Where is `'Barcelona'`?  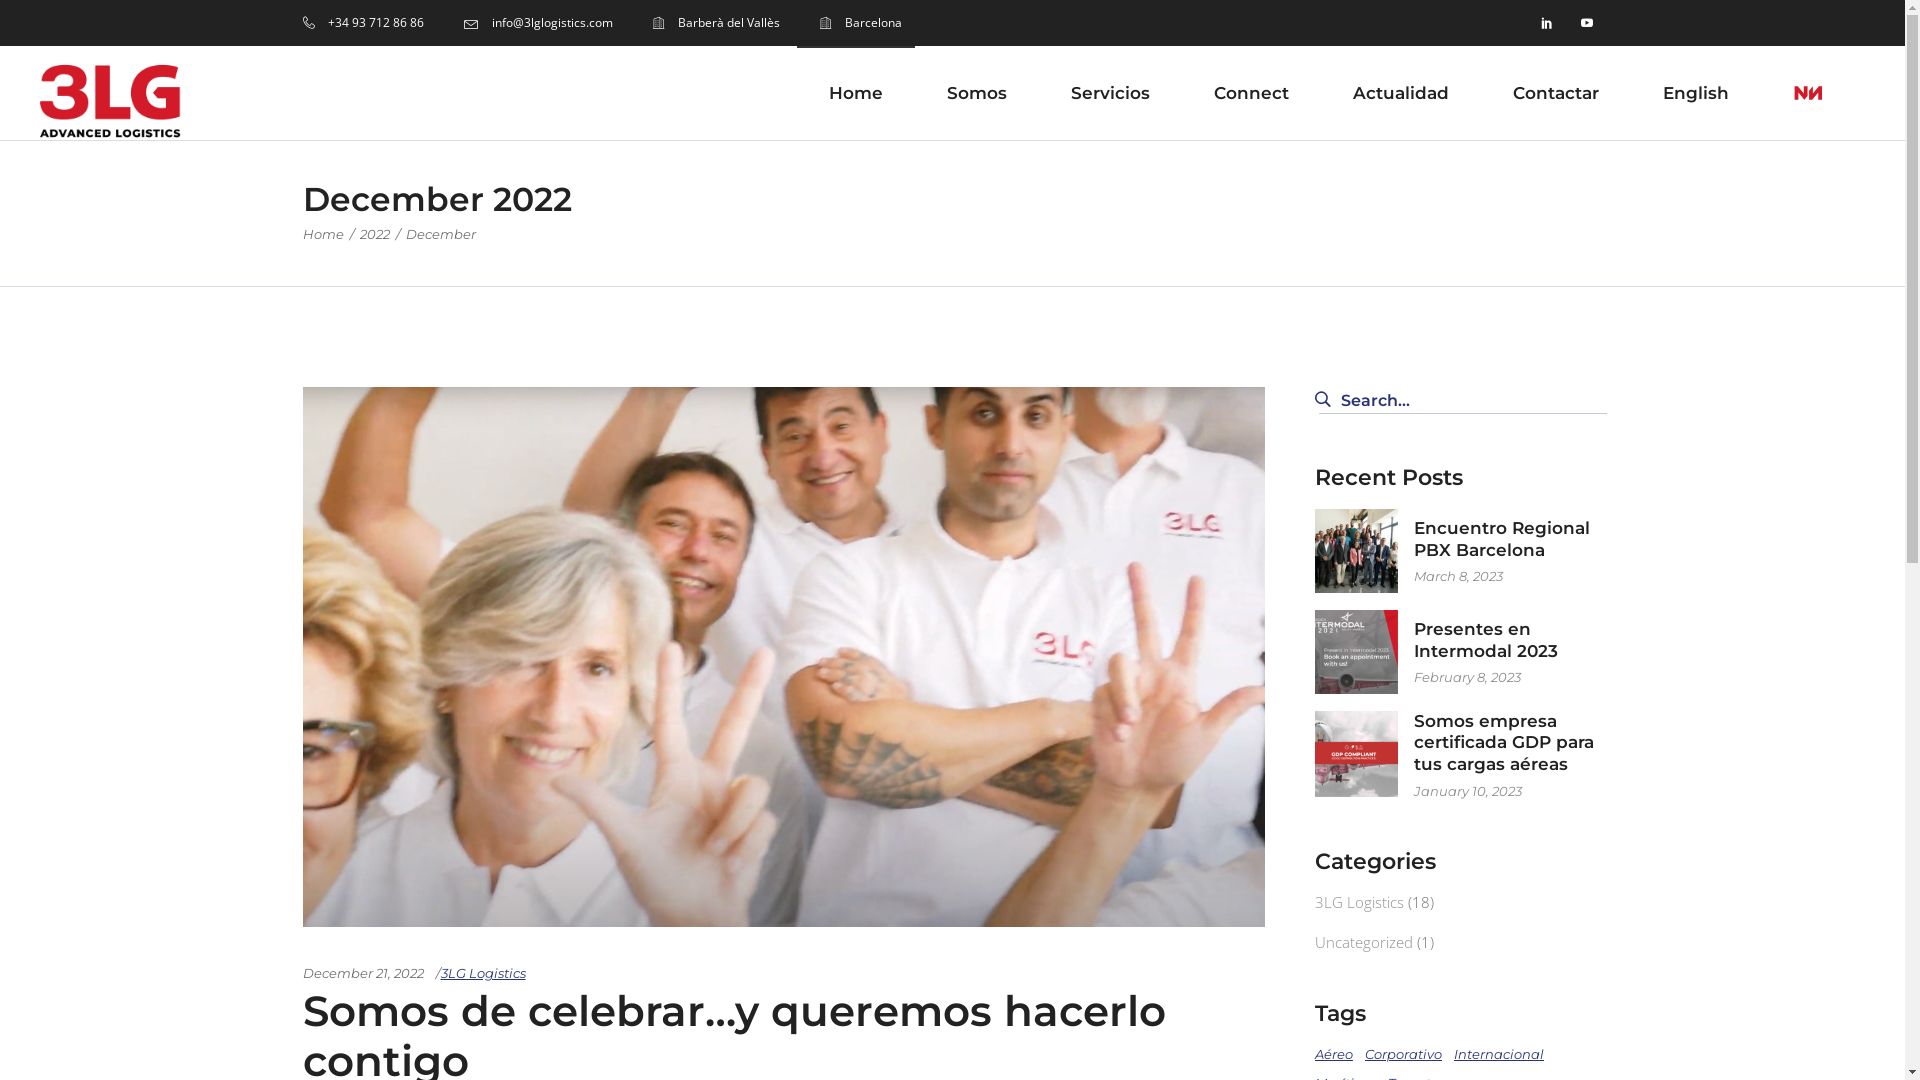 'Barcelona' is located at coordinates (860, 23).